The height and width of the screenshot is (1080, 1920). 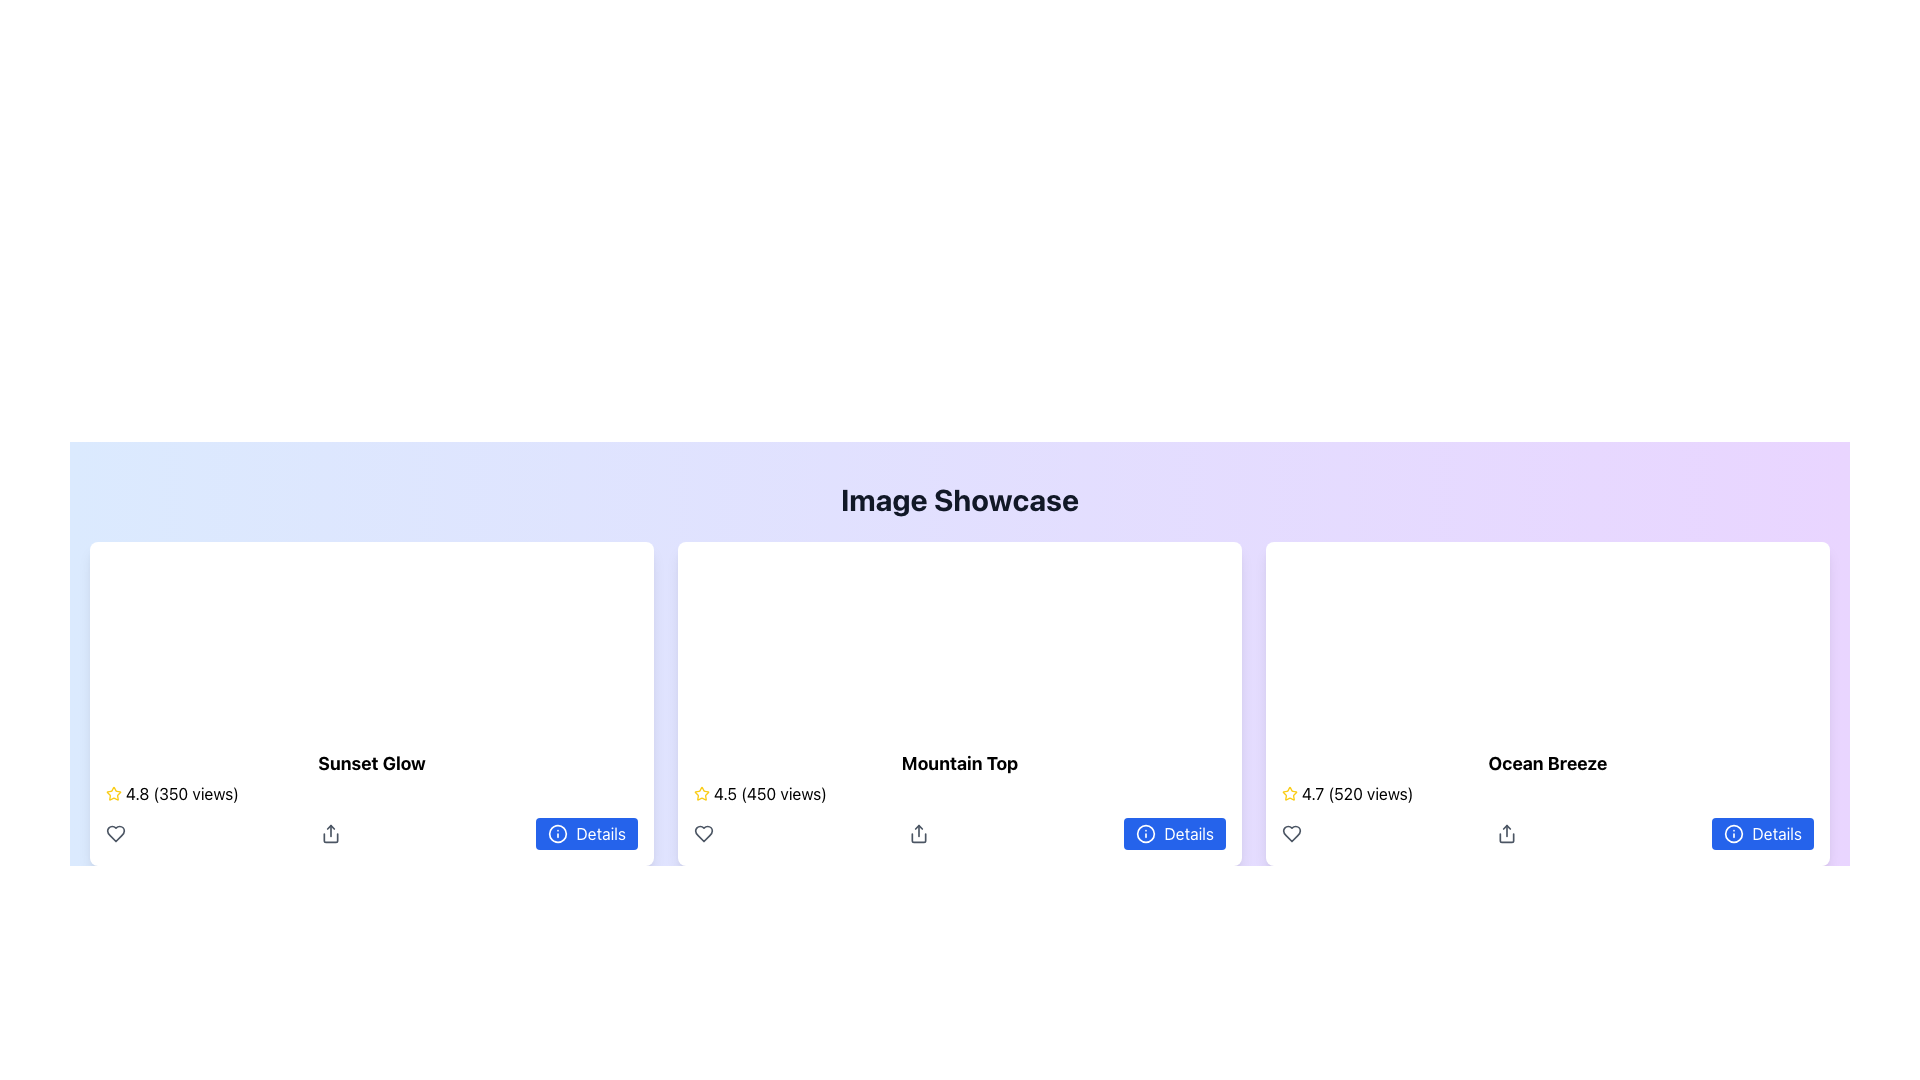 What do you see at coordinates (331, 833) in the screenshot?
I see `the 'share' icon located below the text 'Sunset Glow' in the leftmost card of the 'Image Showcase' section to share the content` at bounding box center [331, 833].